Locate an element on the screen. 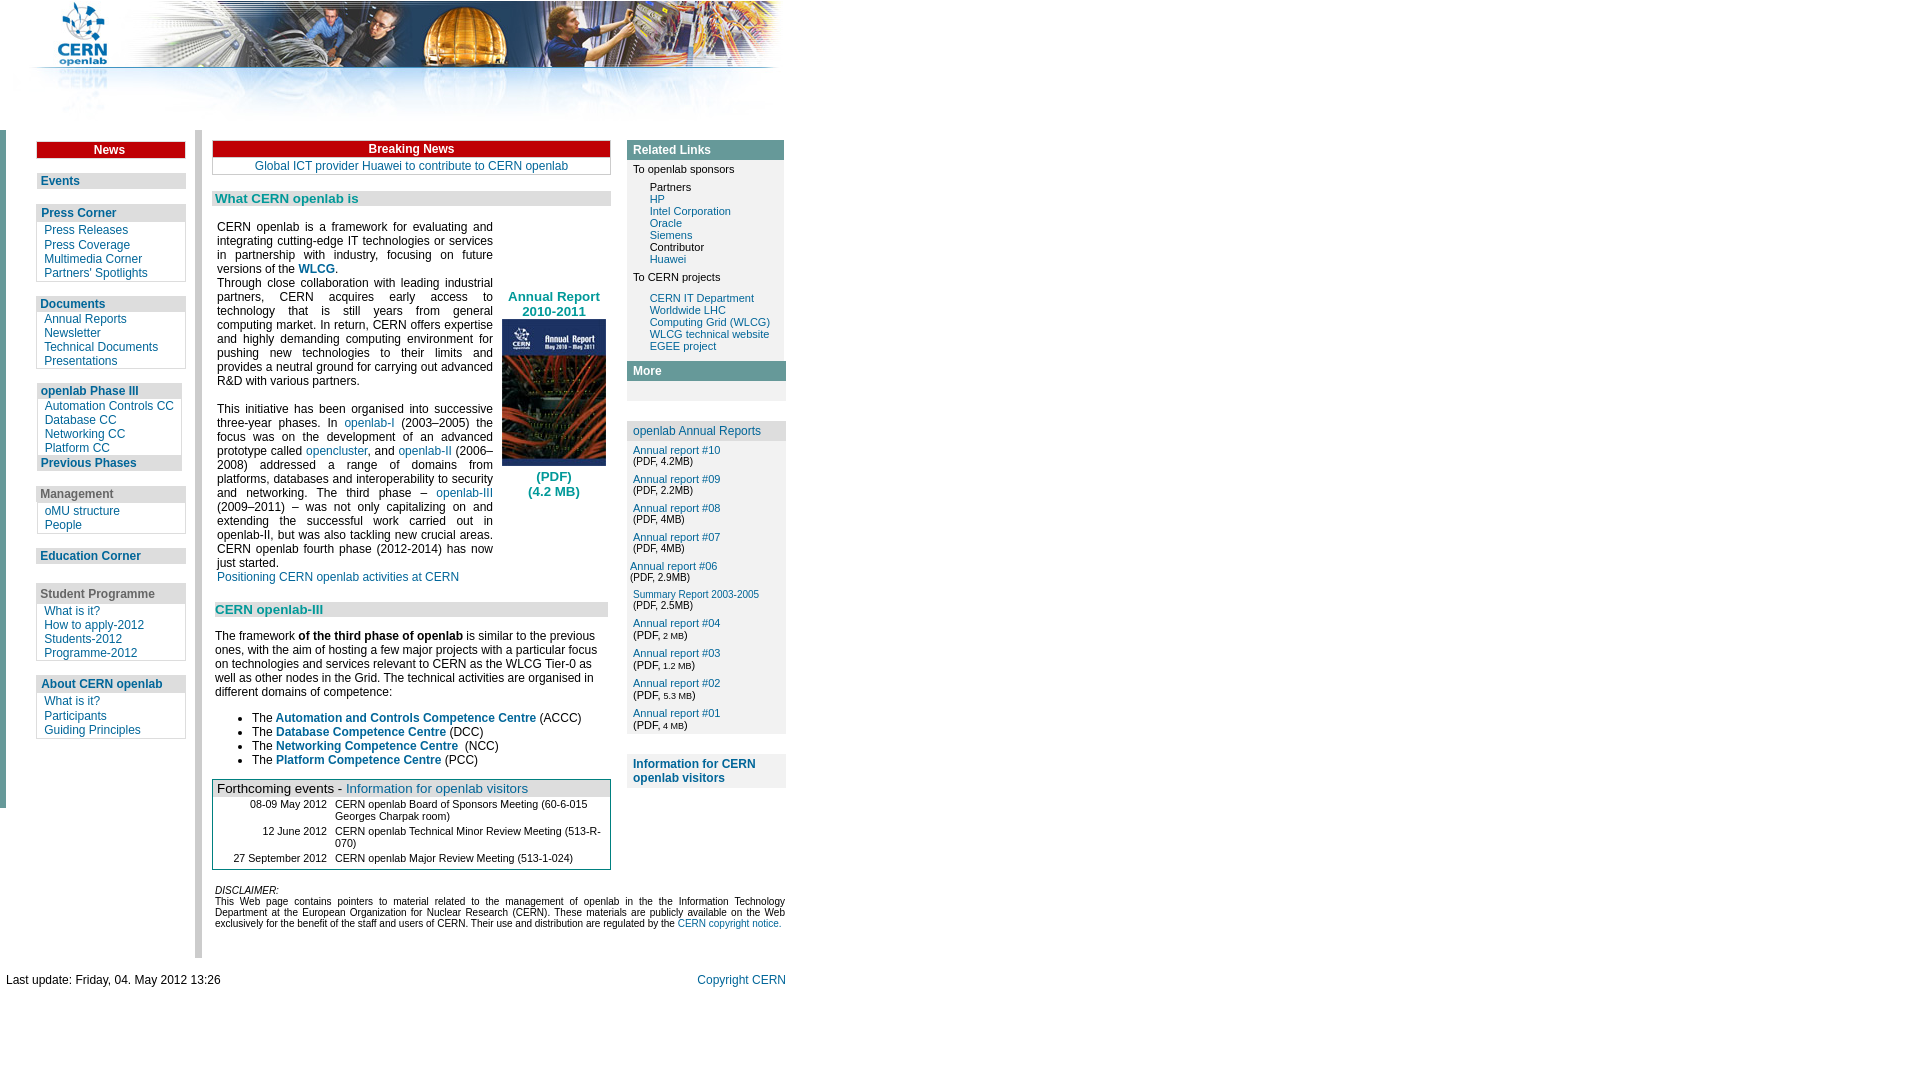 The image size is (1920, 1080). 'Annual report #02' is located at coordinates (632, 681).